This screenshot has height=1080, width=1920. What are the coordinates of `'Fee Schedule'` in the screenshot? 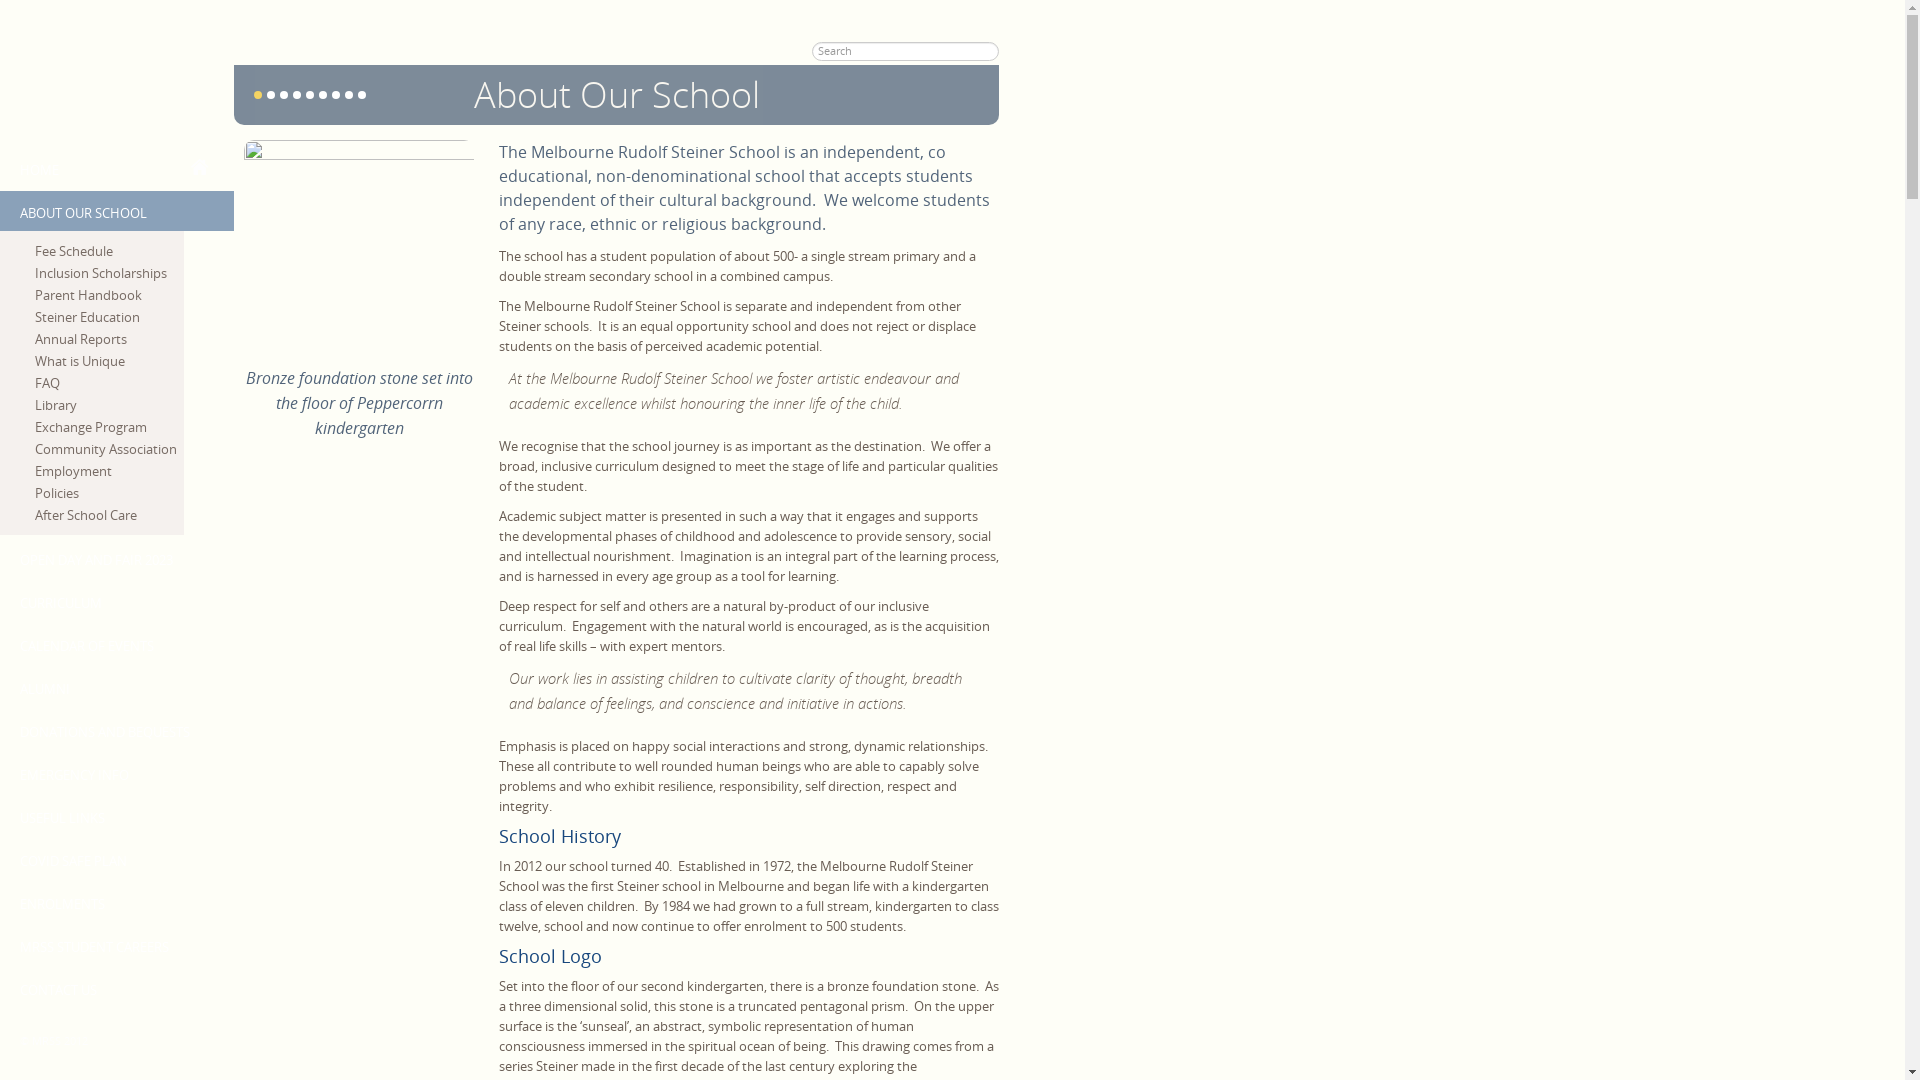 It's located at (108, 249).